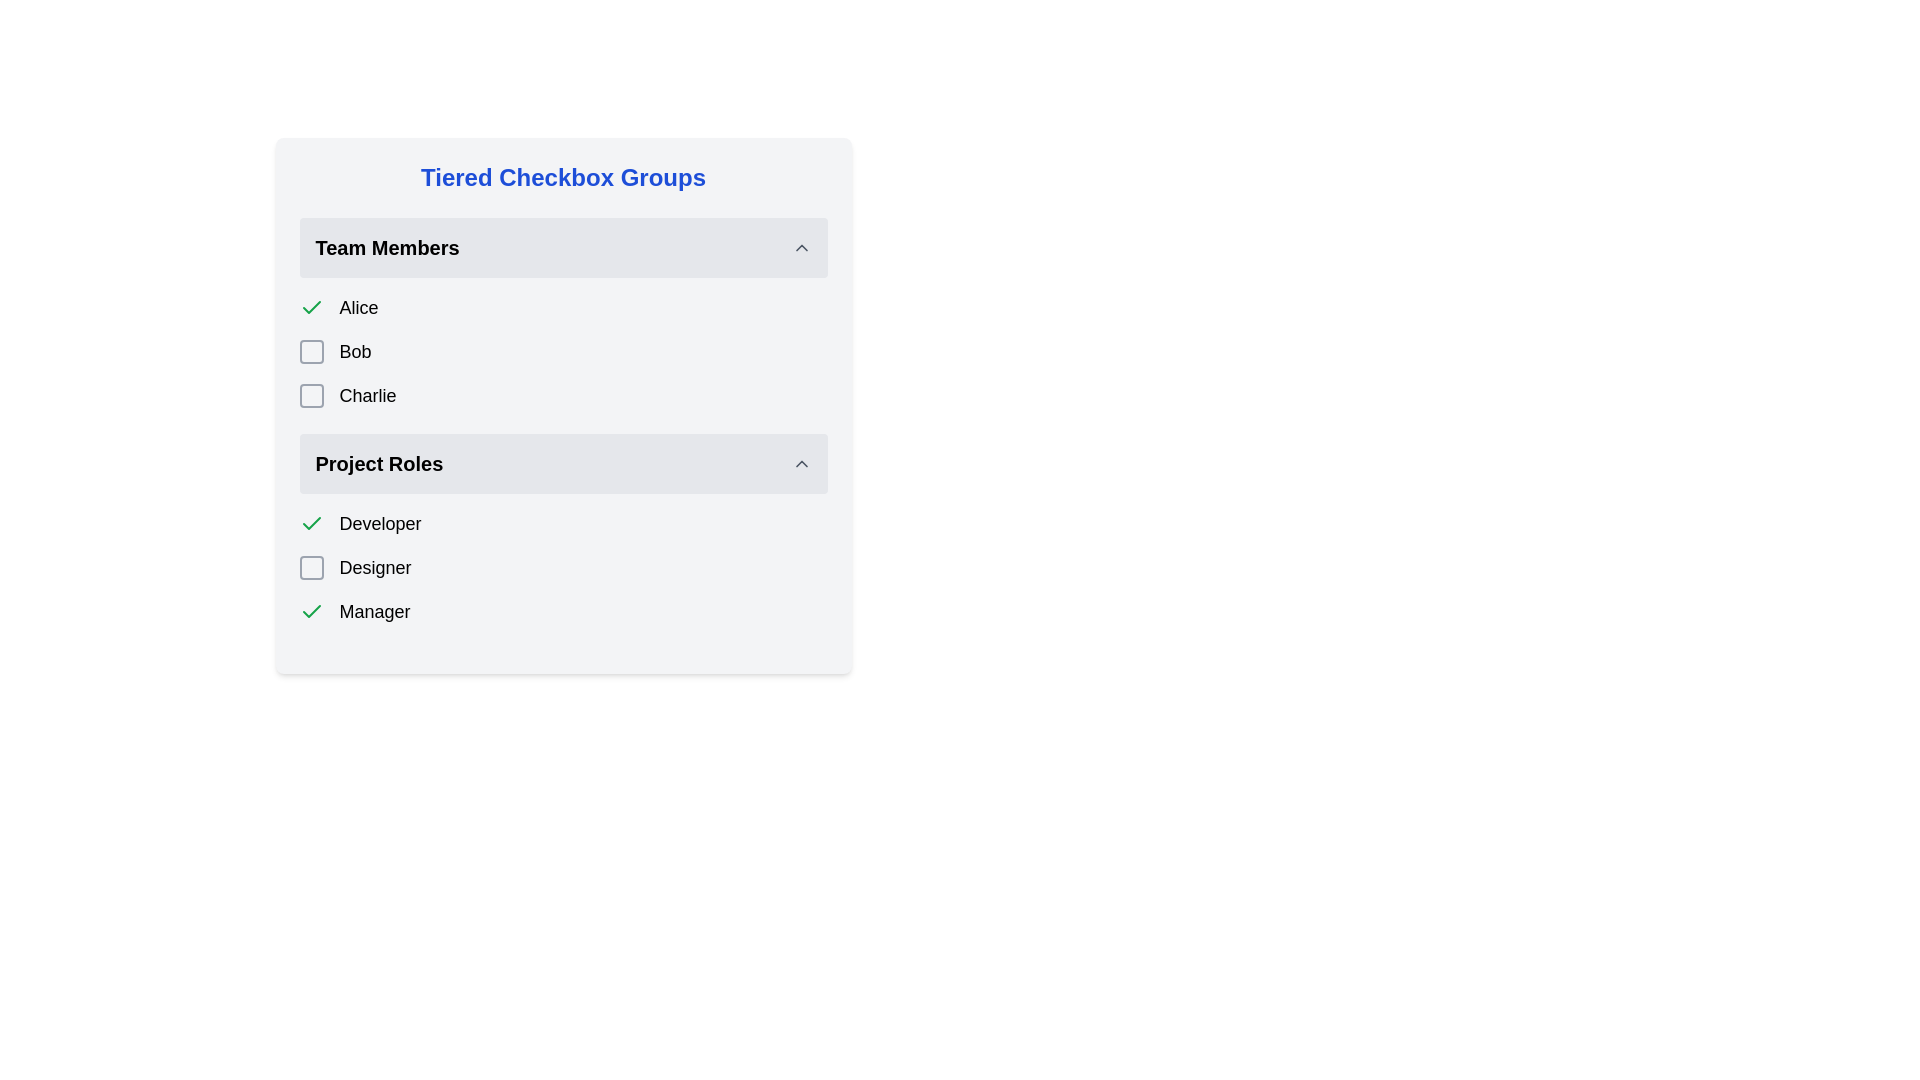 This screenshot has height=1080, width=1920. What do you see at coordinates (562, 308) in the screenshot?
I see `the first list item 'Alice' with a green checkmark in the 'Team Members' section to interact` at bounding box center [562, 308].